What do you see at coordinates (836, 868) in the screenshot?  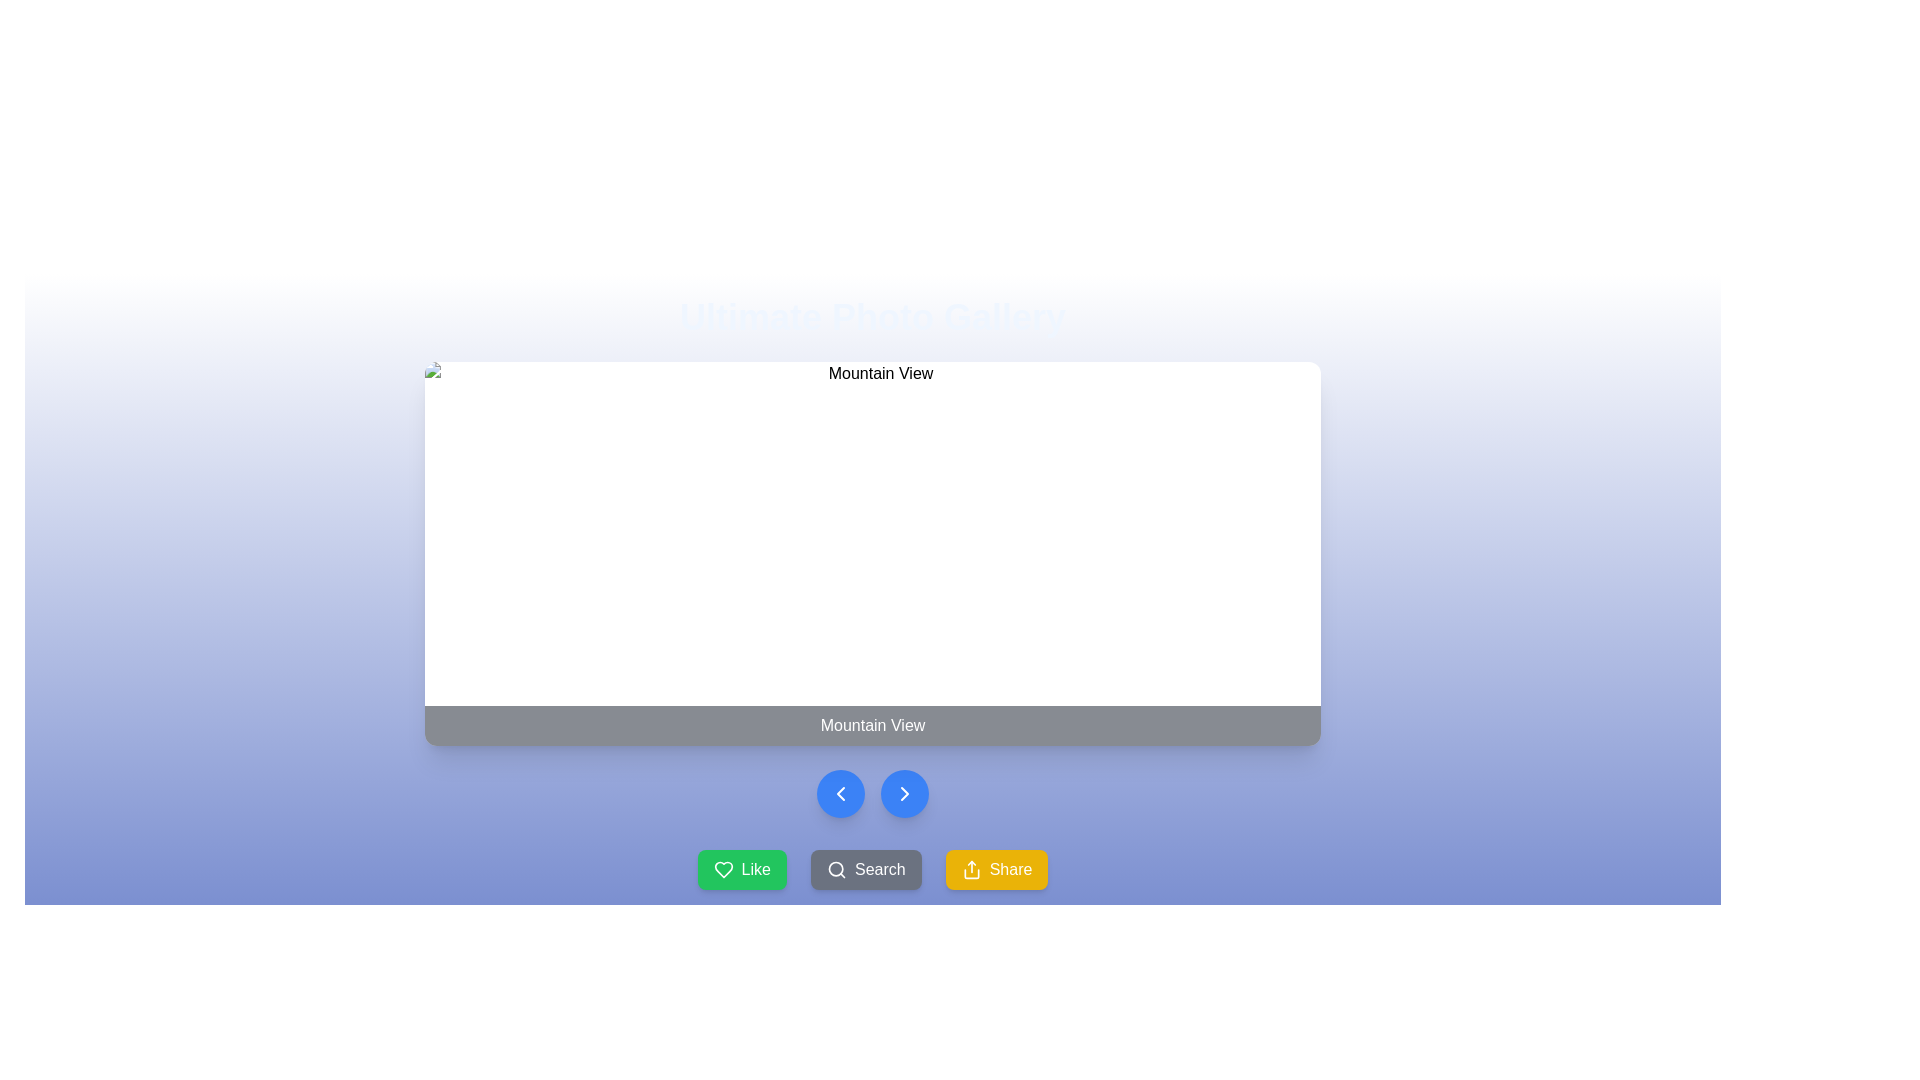 I see `the circular graphical element that serves as a visual indicator for the search functionality, located within the 'Search' button area` at bounding box center [836, 868].